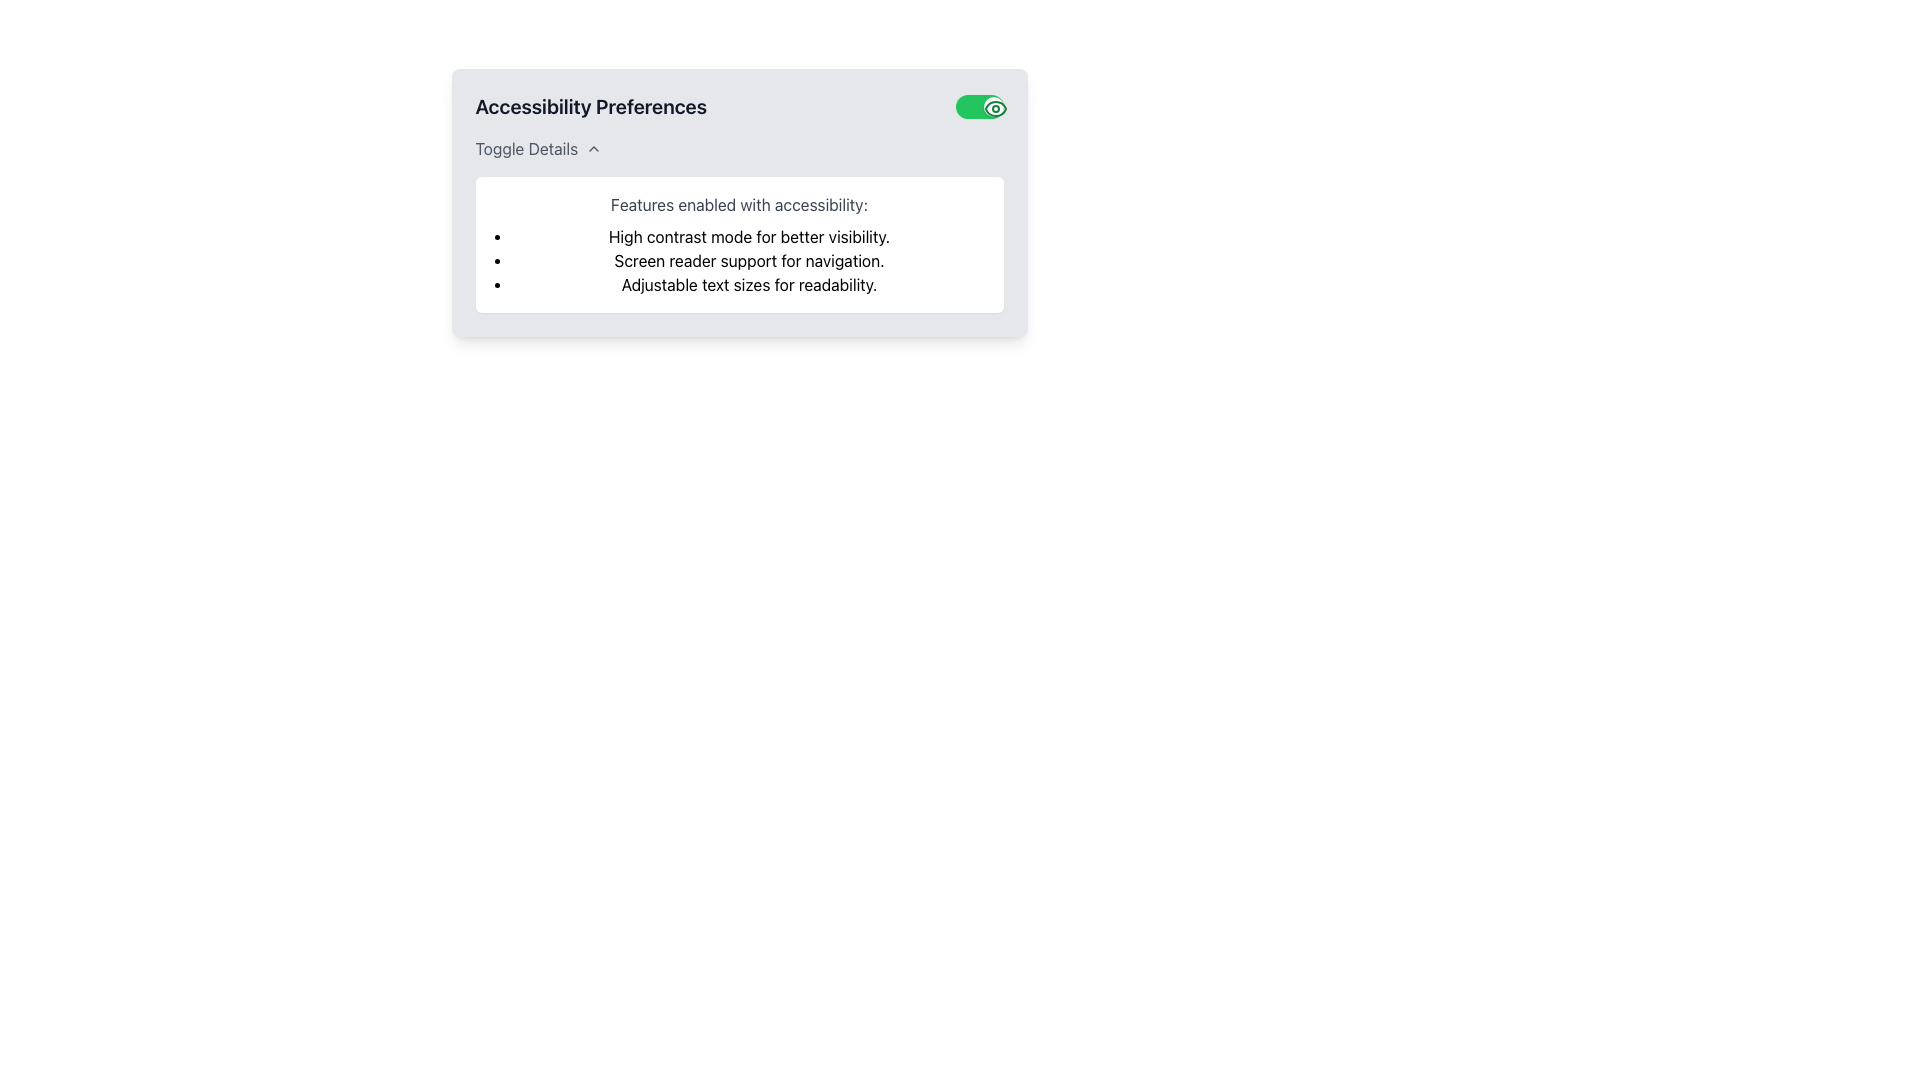  I want to click on the toggle switch in the top-right corner of the 'Accessibility Preferences' section, so click(979, 107).